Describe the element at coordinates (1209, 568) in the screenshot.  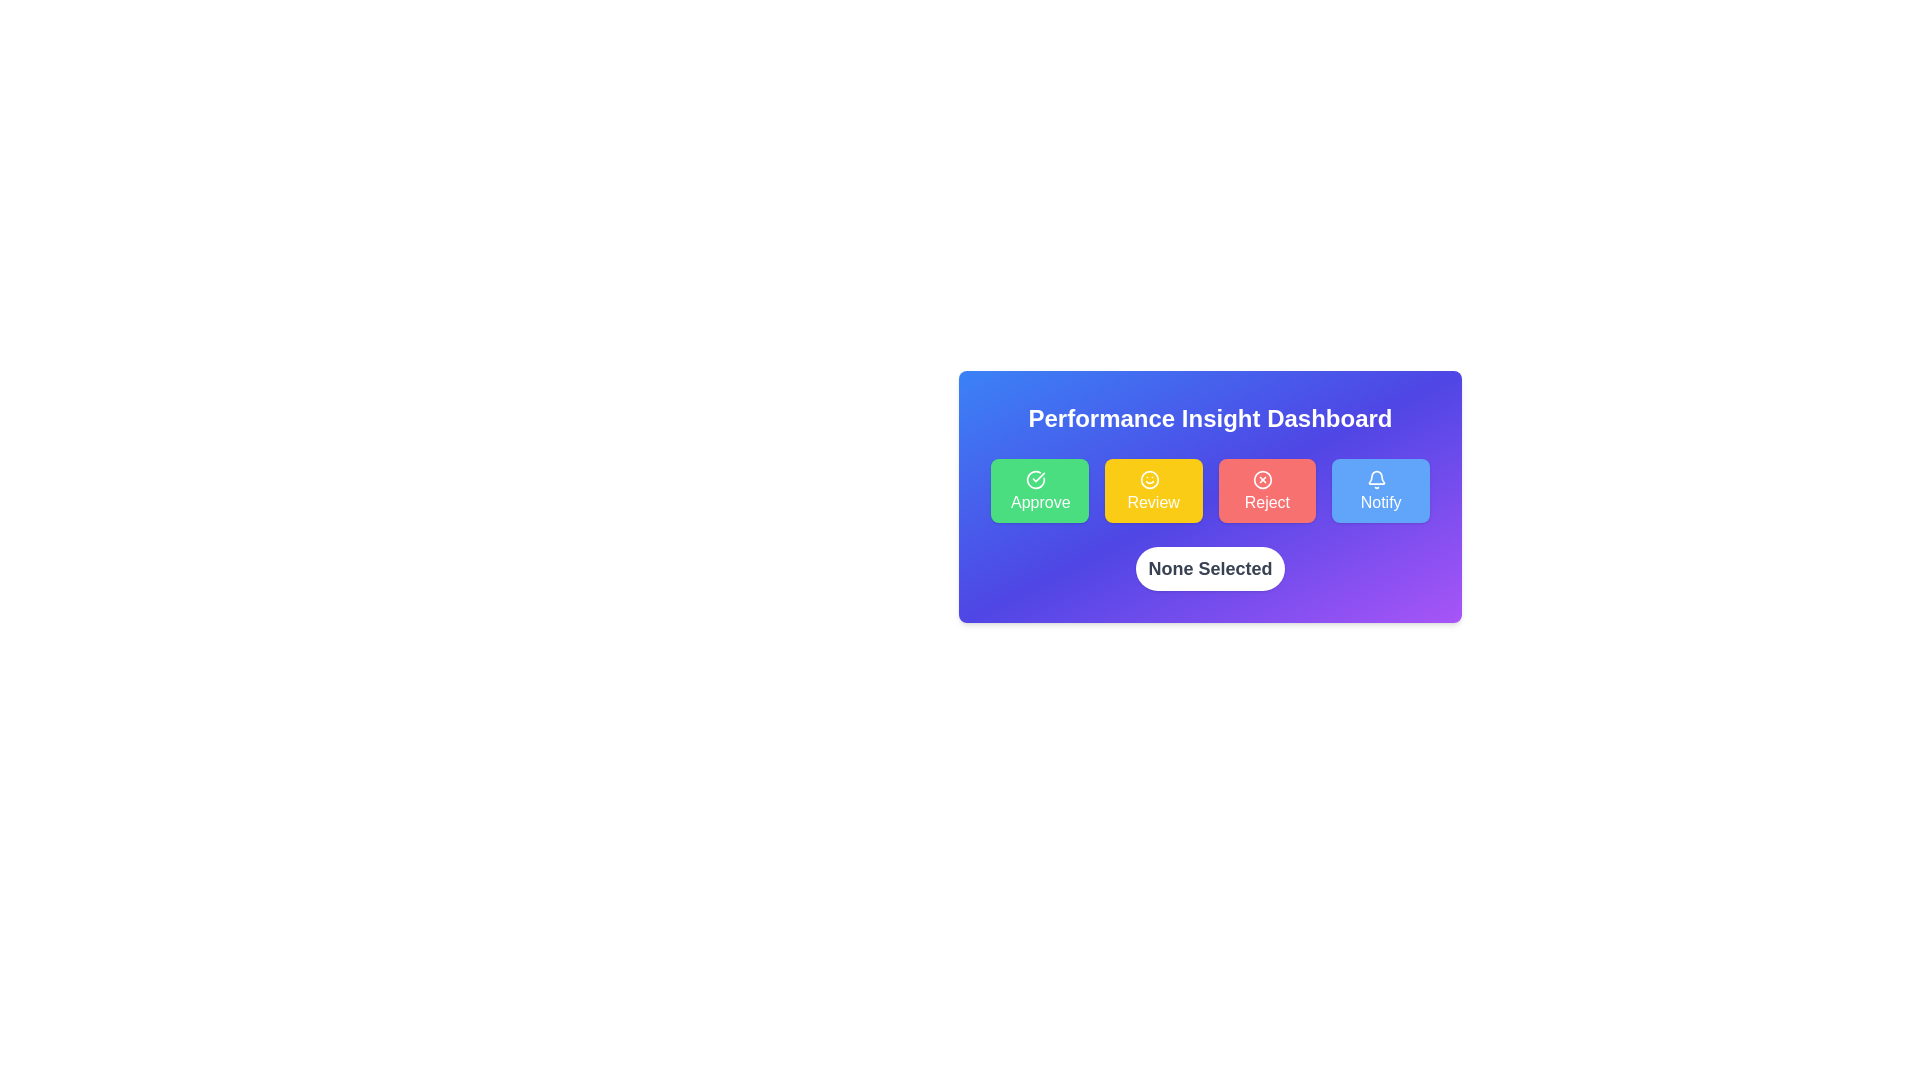
I see `the 'Performance Insight Dashboard' modal which contains the buttons 'Approve', 'Review', 'Reject', and 'Notify'` at that location.